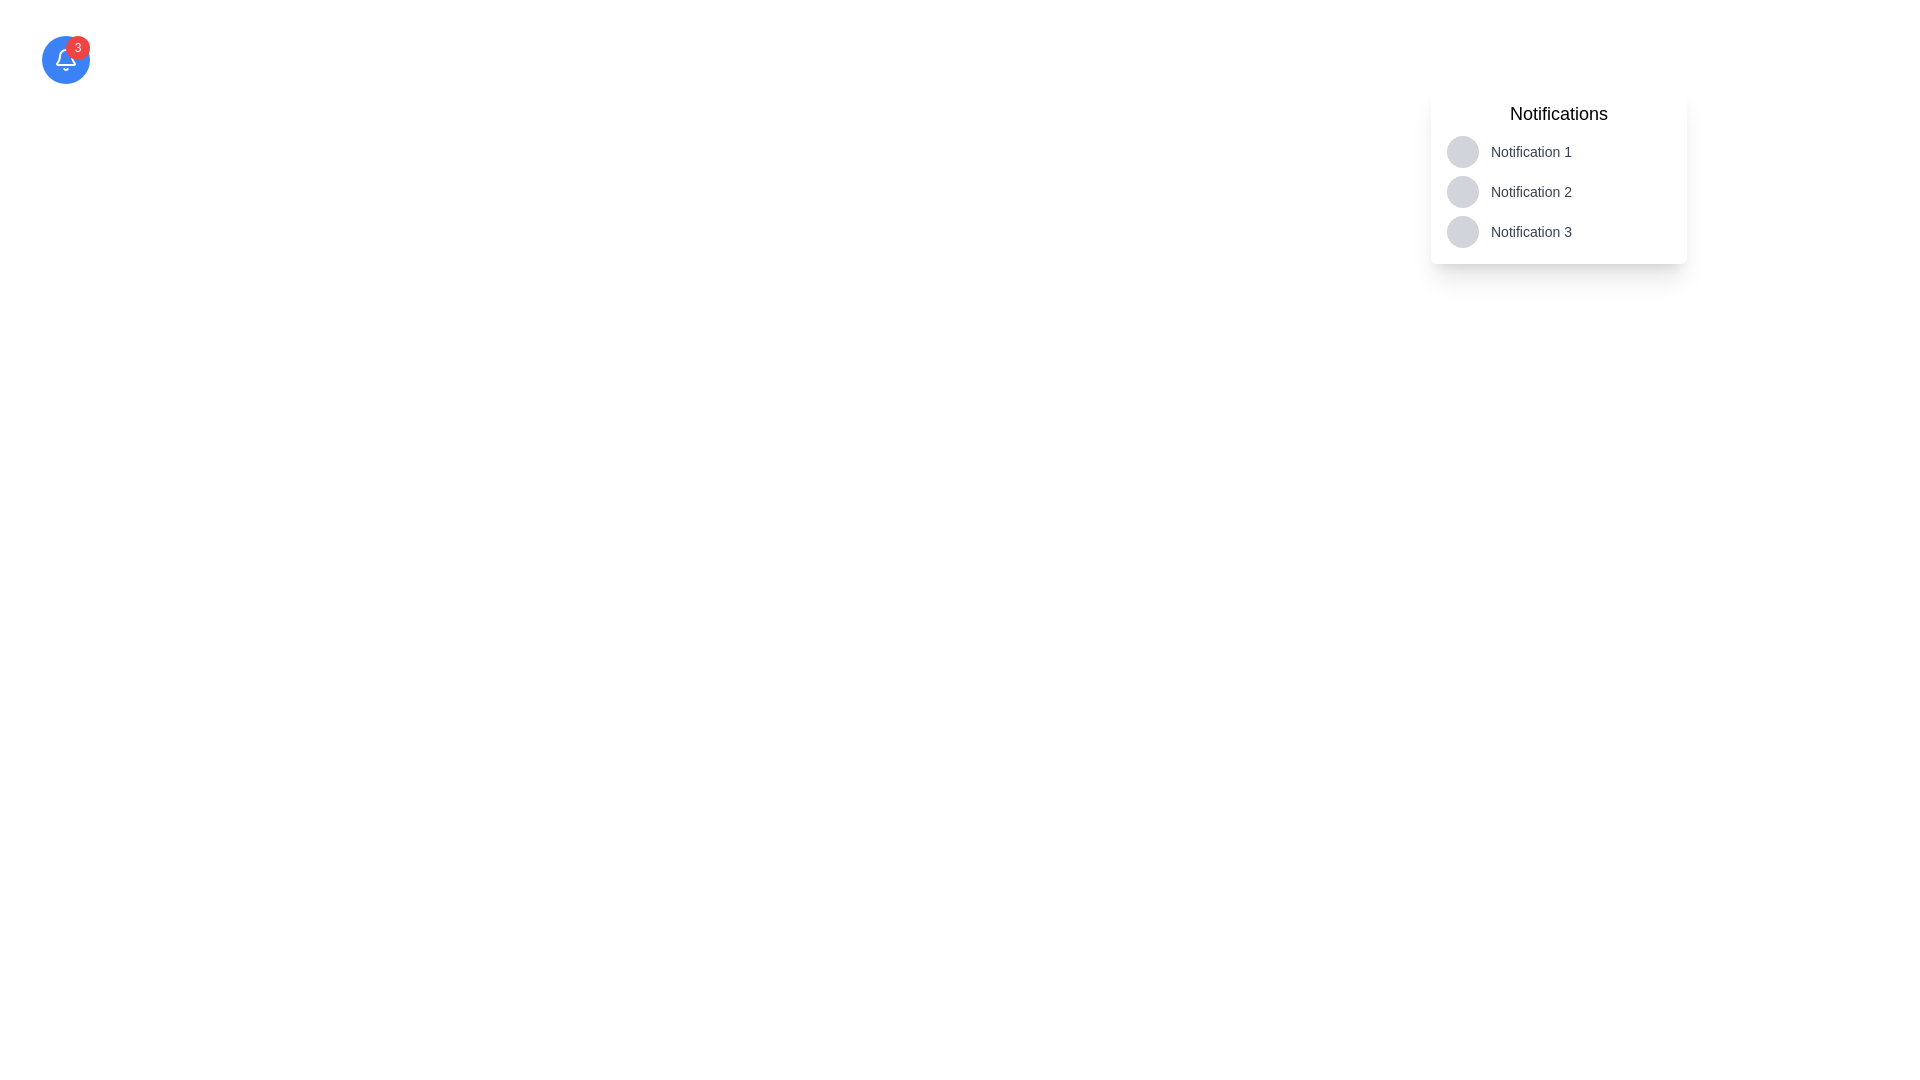  What do you see at coordinates (77, 46) in the screenshot?
I see `the circular red notification badge displaying the numeral '3' at the top-right corner of the blue bell icon button` at bounding box center [77, 46].